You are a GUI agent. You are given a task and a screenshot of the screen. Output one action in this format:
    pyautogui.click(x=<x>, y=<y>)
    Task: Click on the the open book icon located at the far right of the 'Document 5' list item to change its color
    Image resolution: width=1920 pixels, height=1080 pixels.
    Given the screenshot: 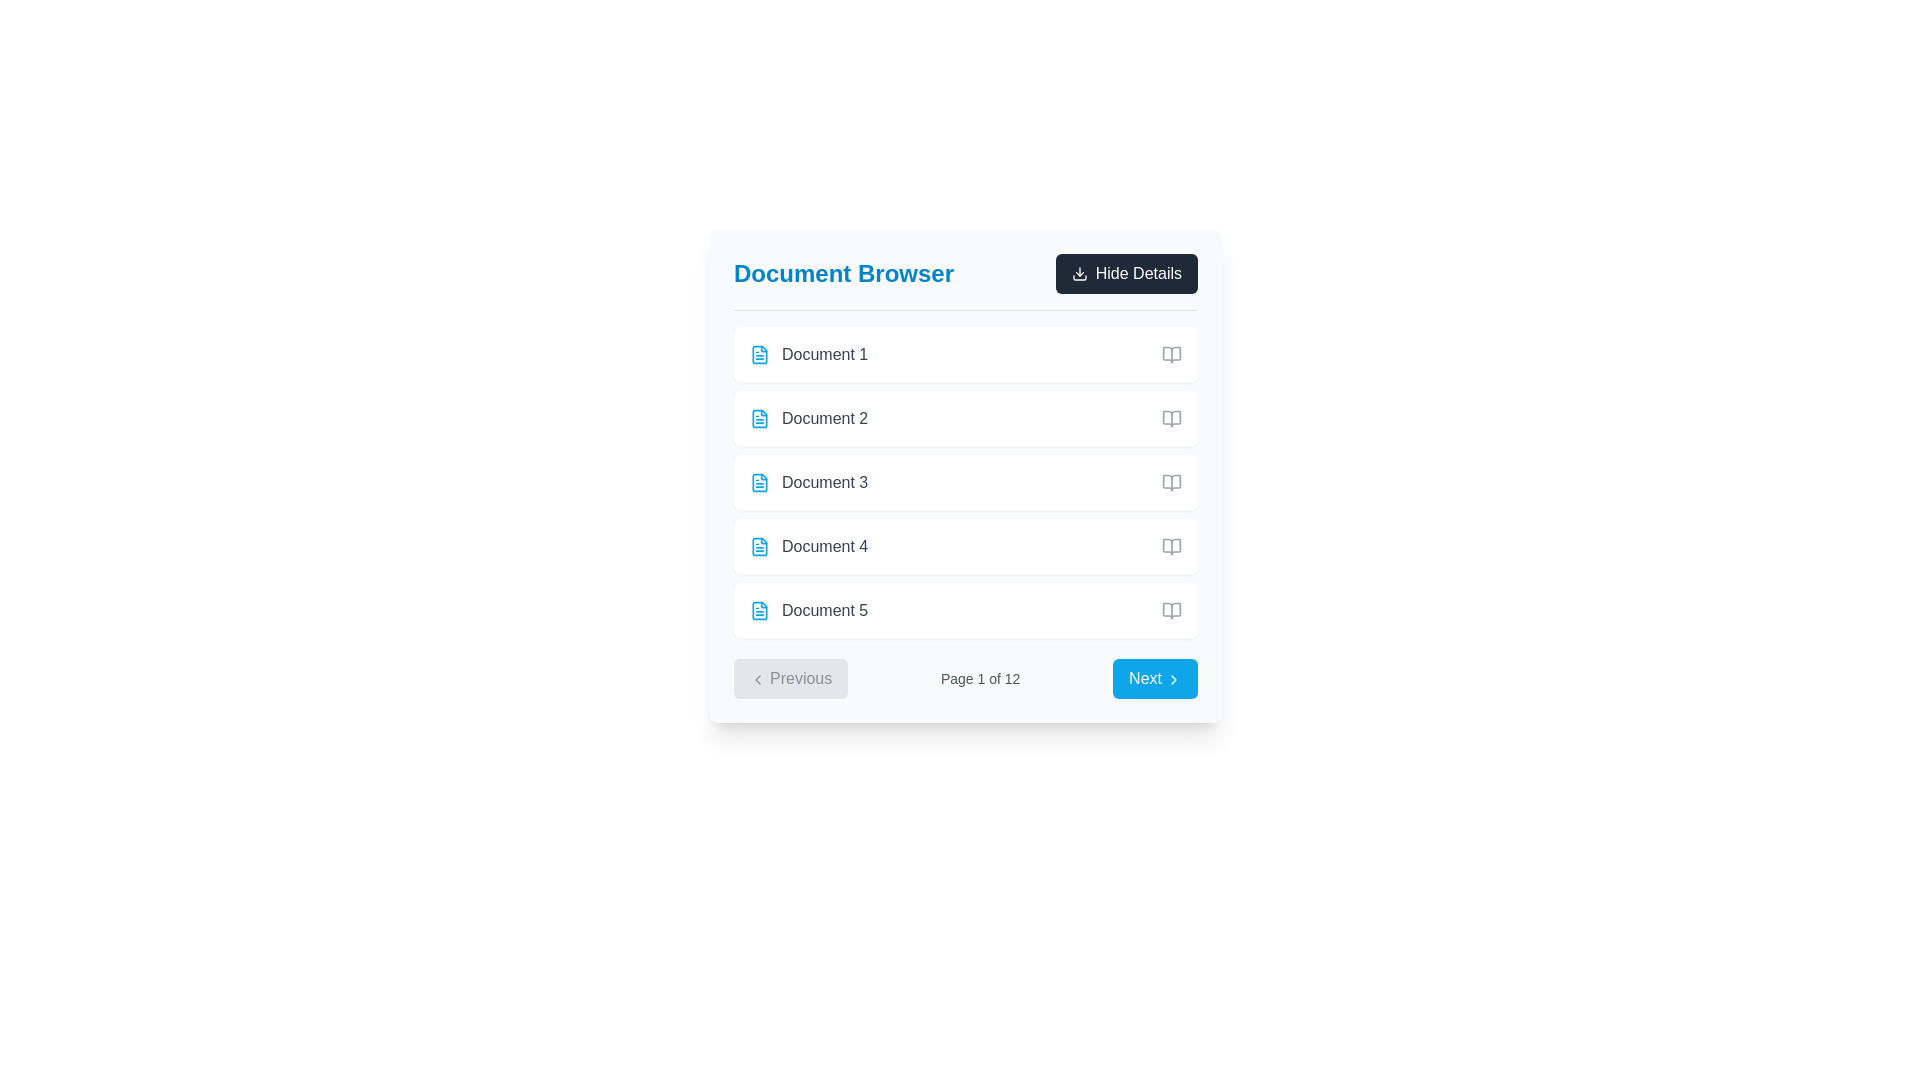 What is the action you would take?
    pyautogui.click(x=1171, y=609)
    